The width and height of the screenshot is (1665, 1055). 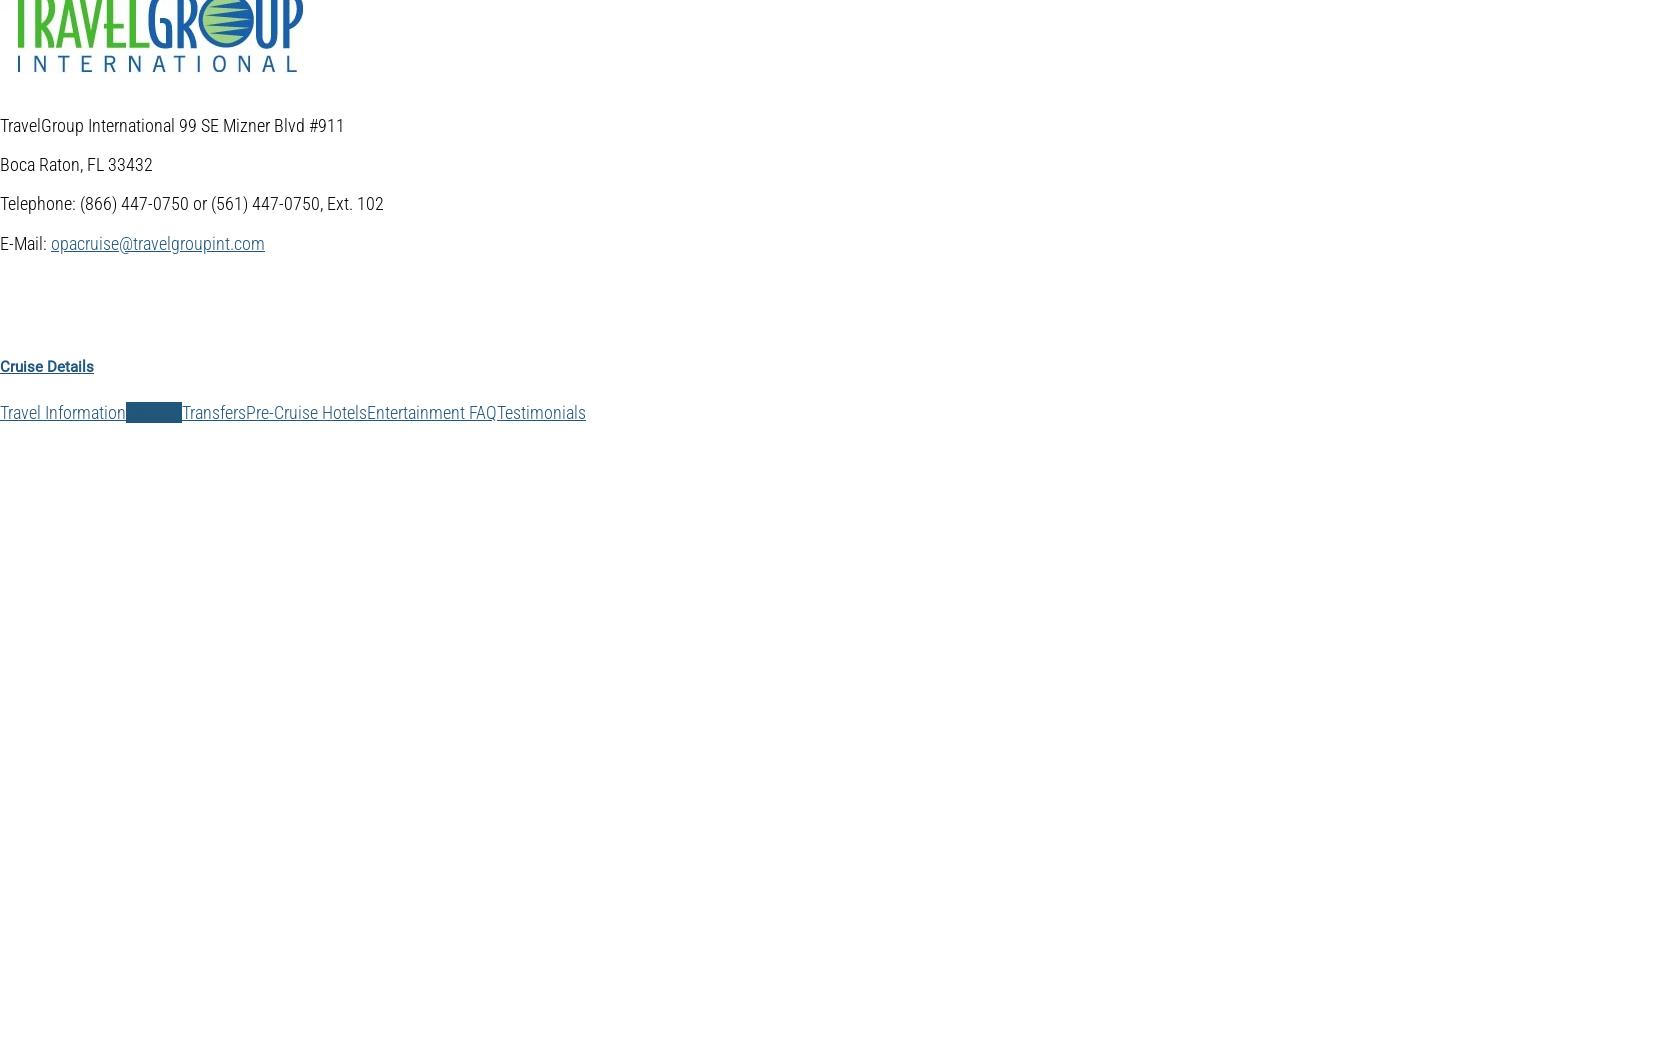 What do you see at coordinates (0, 202) in the screenshot?
I see `'Telephone: (866) 447-0750 or (561) 447-0750, Ext. 102'` at bounding box center [0, 202].